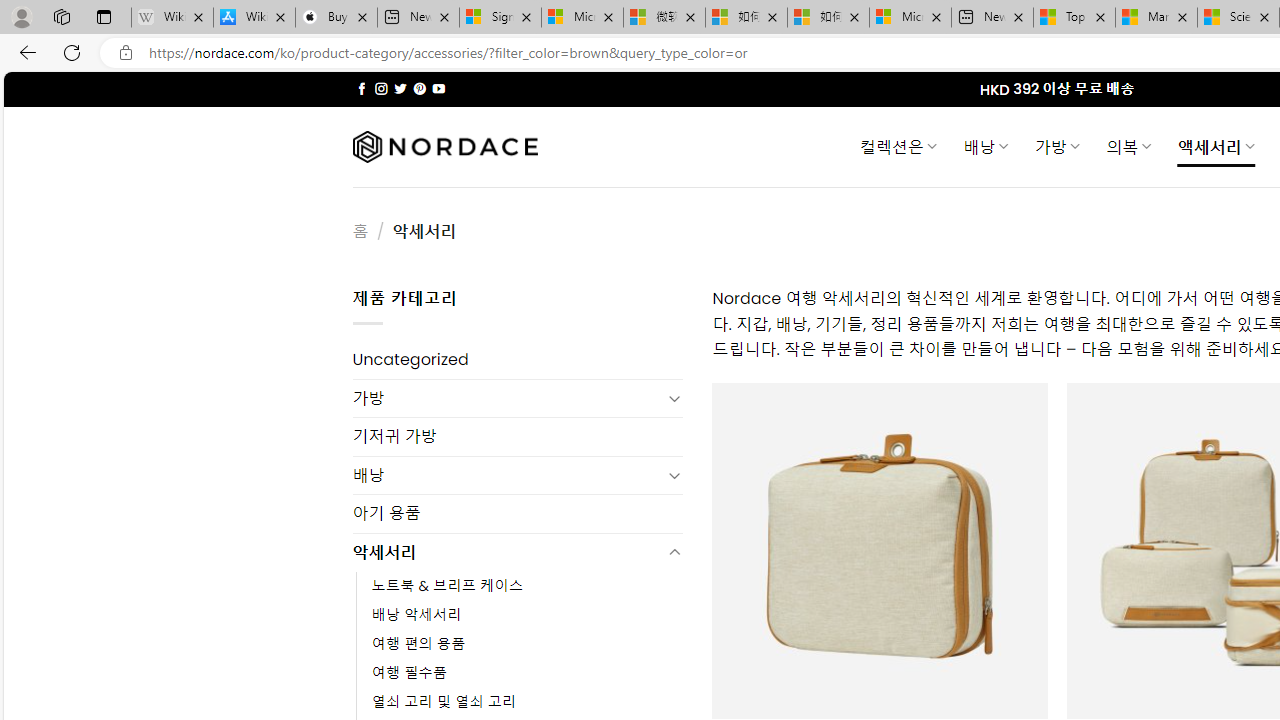 The image size is (1280, 720). What do you see at coordinates (362, 88) in the screenshot?
I see `'Follow on Facebook'` at bounding box center [362, 88].